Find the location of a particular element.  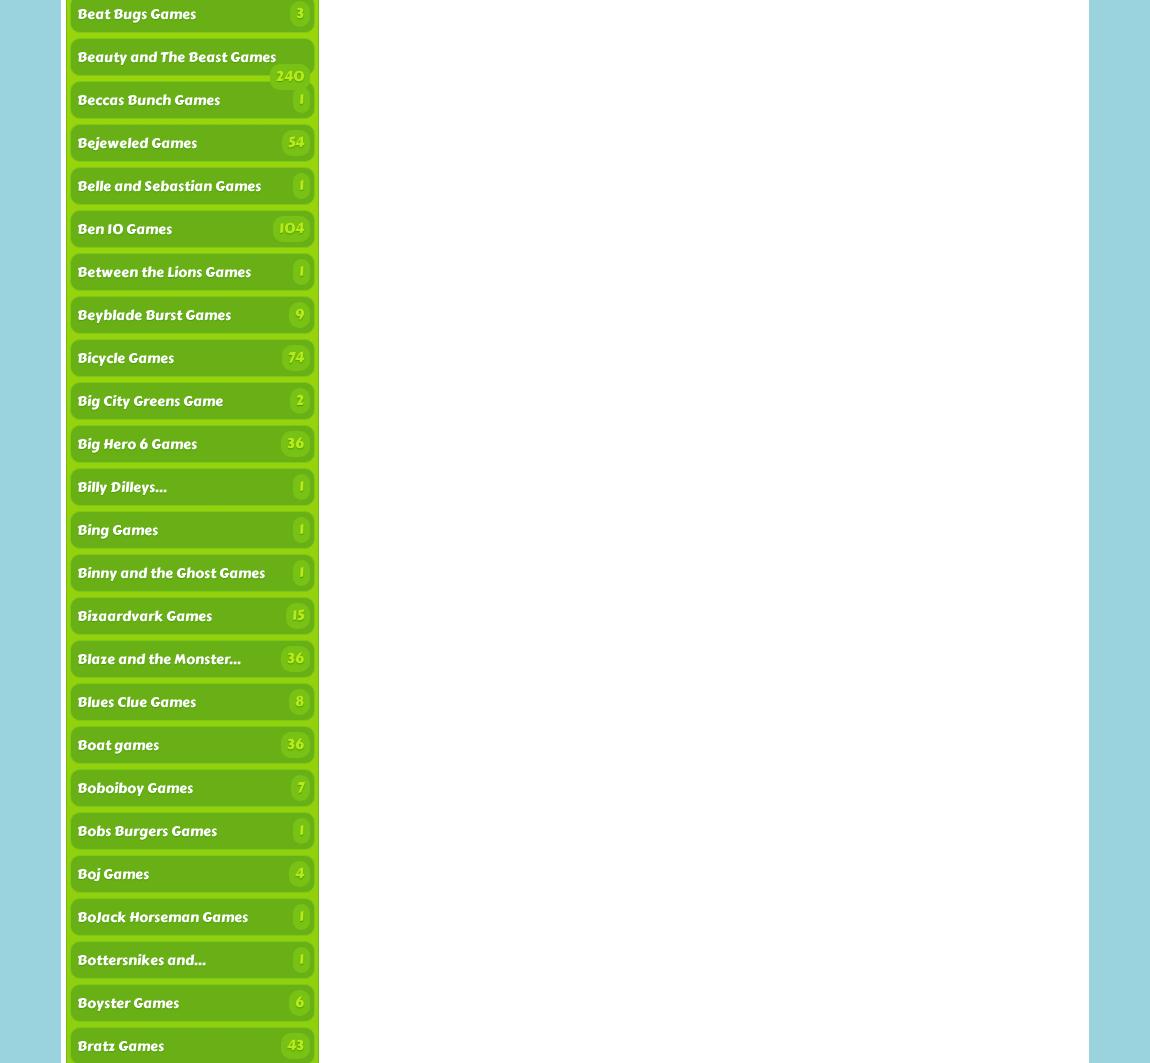

'Bizaardvark Games' is located at coordinates (143, 615).